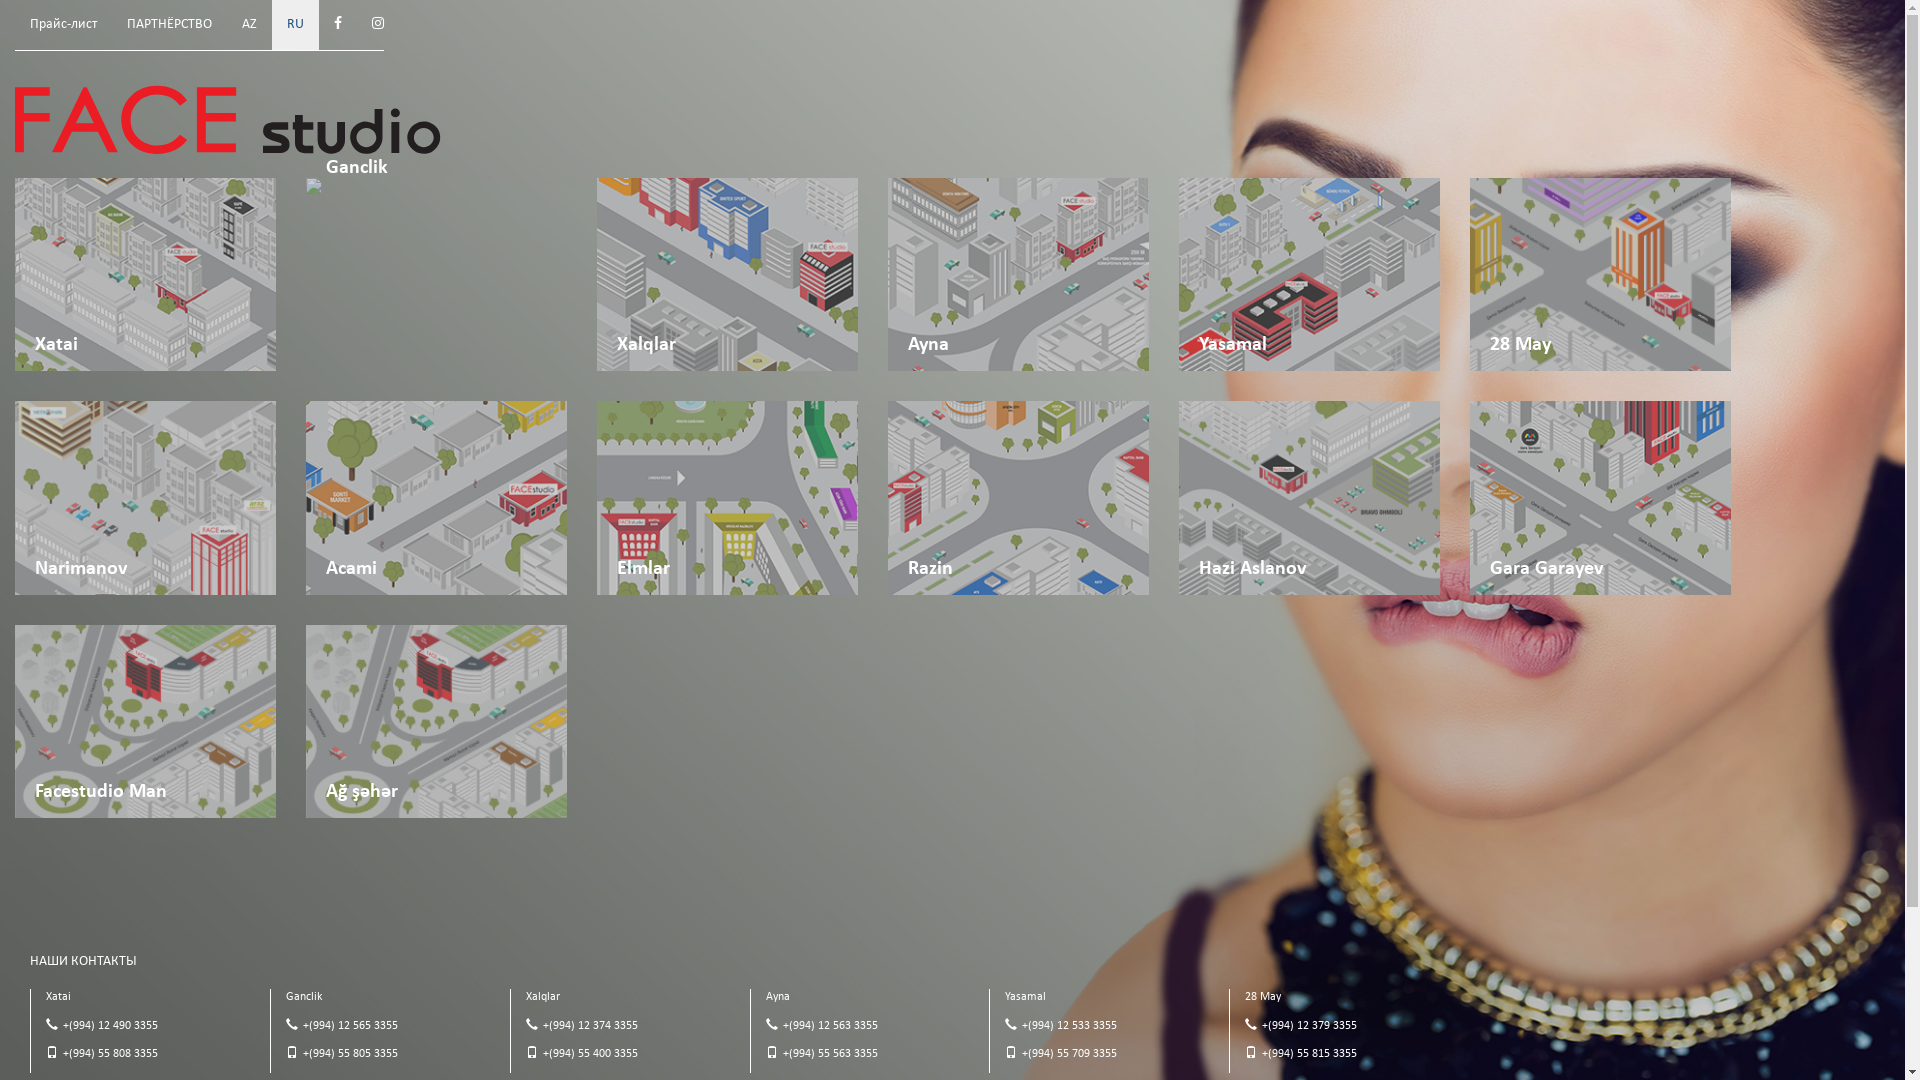  What do you see at coordinates (305, 496) in the screenshot?
I see `'Acami'` at bounding box center [305, 496].